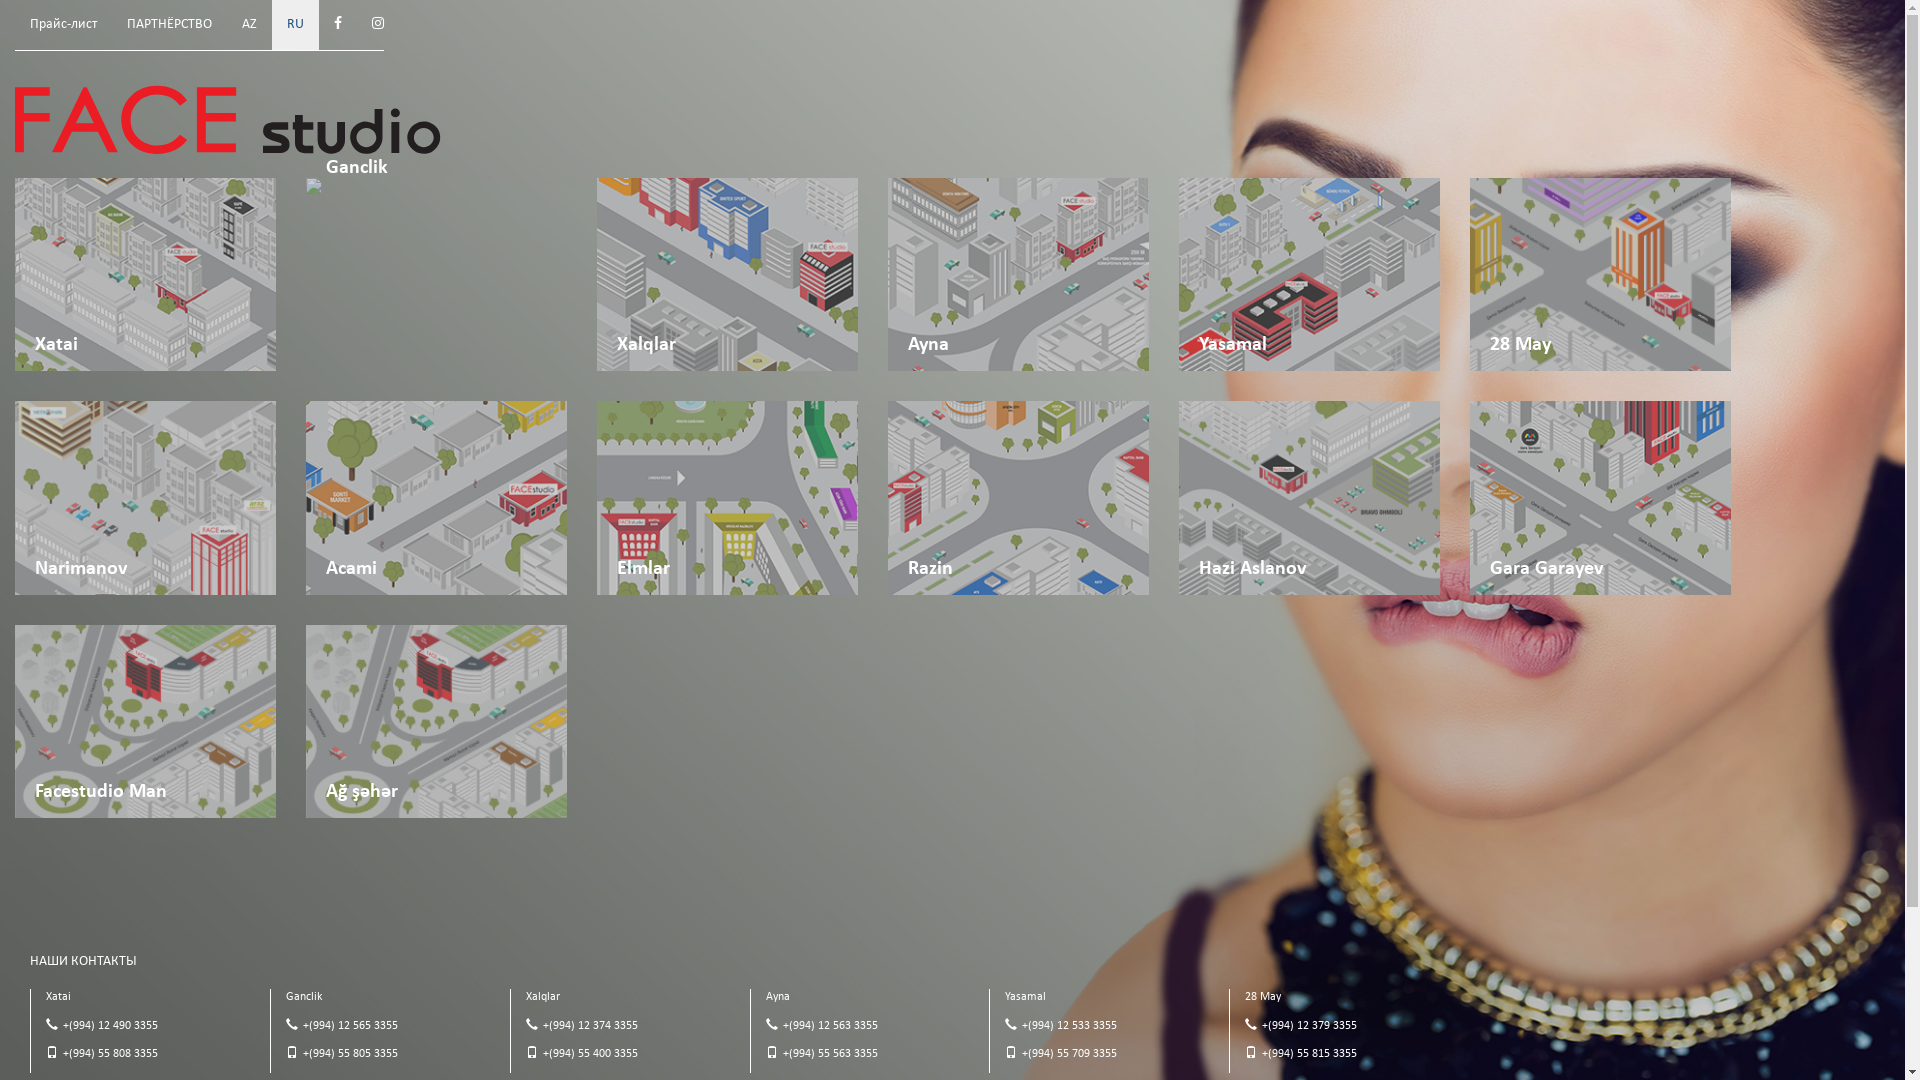  What do you see at coordinates (305, 496) in the screenshot?
I see `'Acami'` at bounding box center [305, 496].